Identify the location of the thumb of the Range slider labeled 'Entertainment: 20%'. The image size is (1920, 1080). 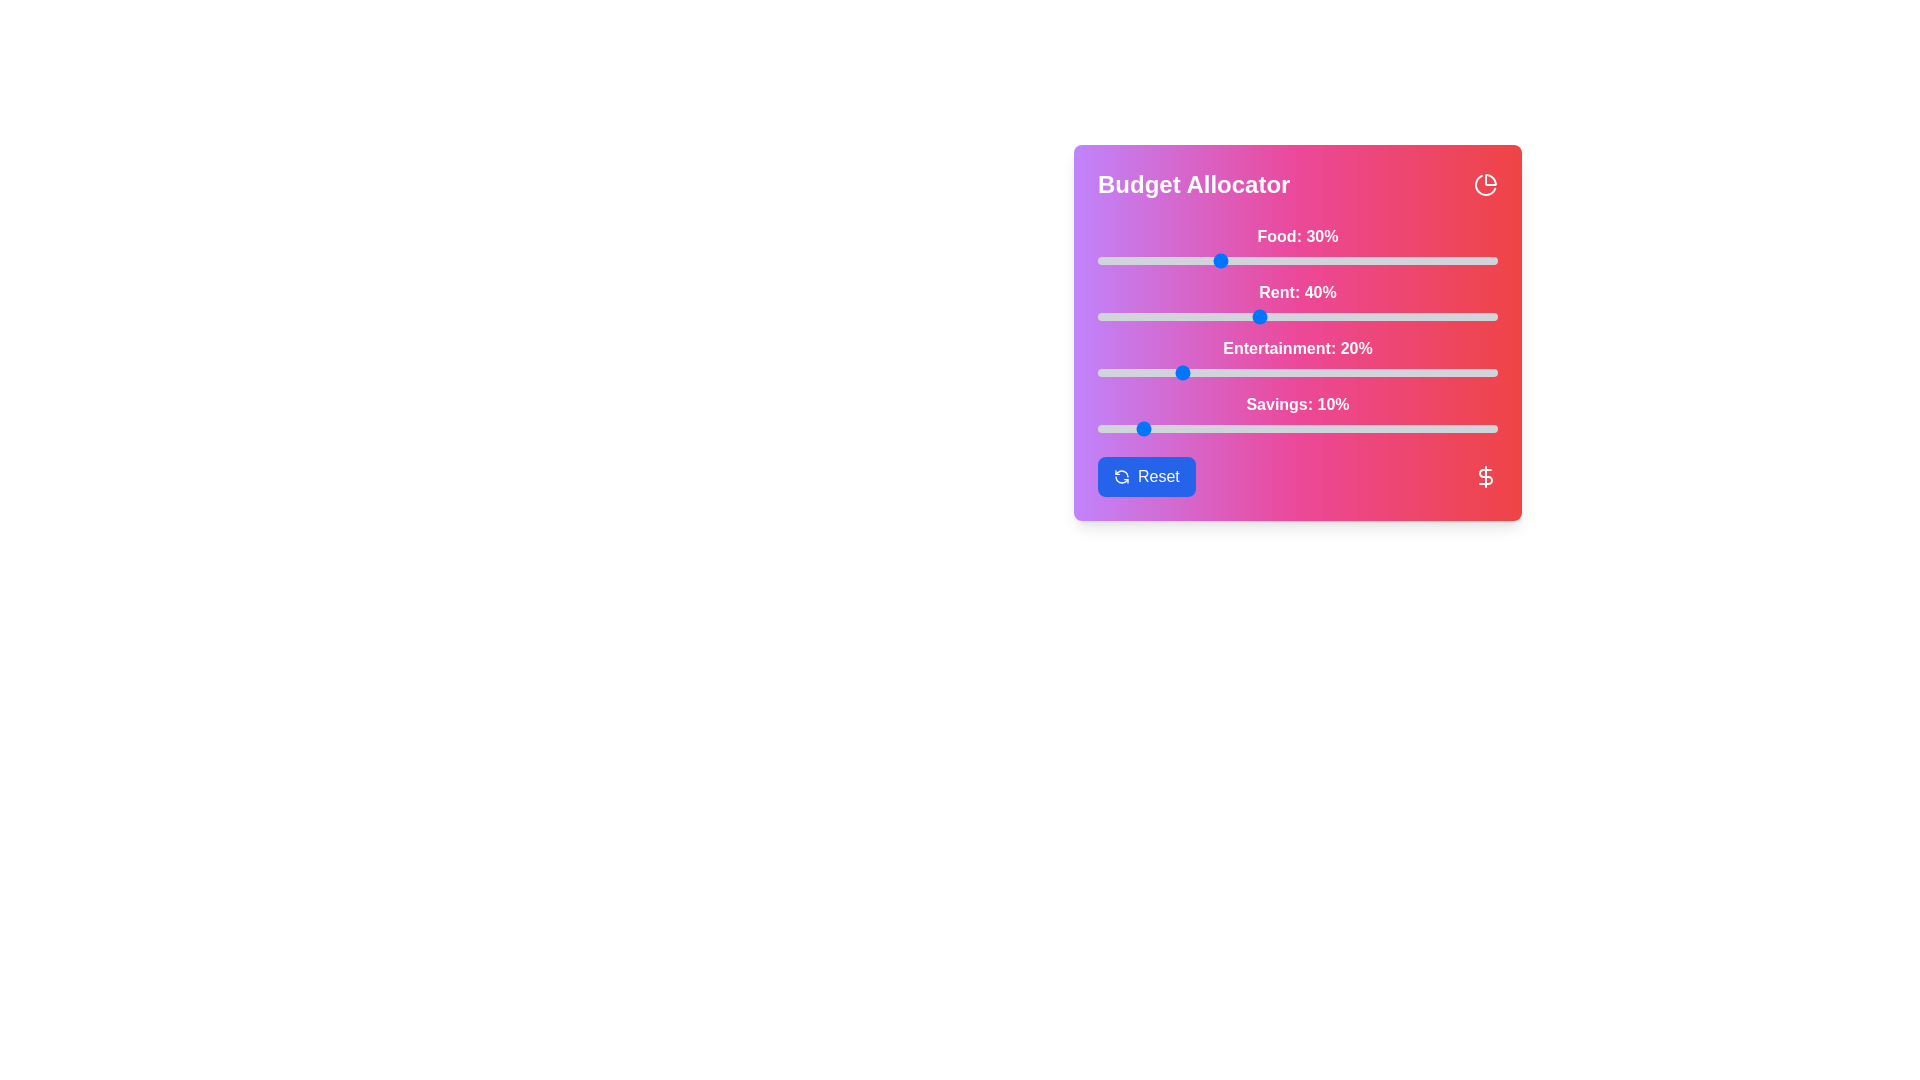
(1297, 373).